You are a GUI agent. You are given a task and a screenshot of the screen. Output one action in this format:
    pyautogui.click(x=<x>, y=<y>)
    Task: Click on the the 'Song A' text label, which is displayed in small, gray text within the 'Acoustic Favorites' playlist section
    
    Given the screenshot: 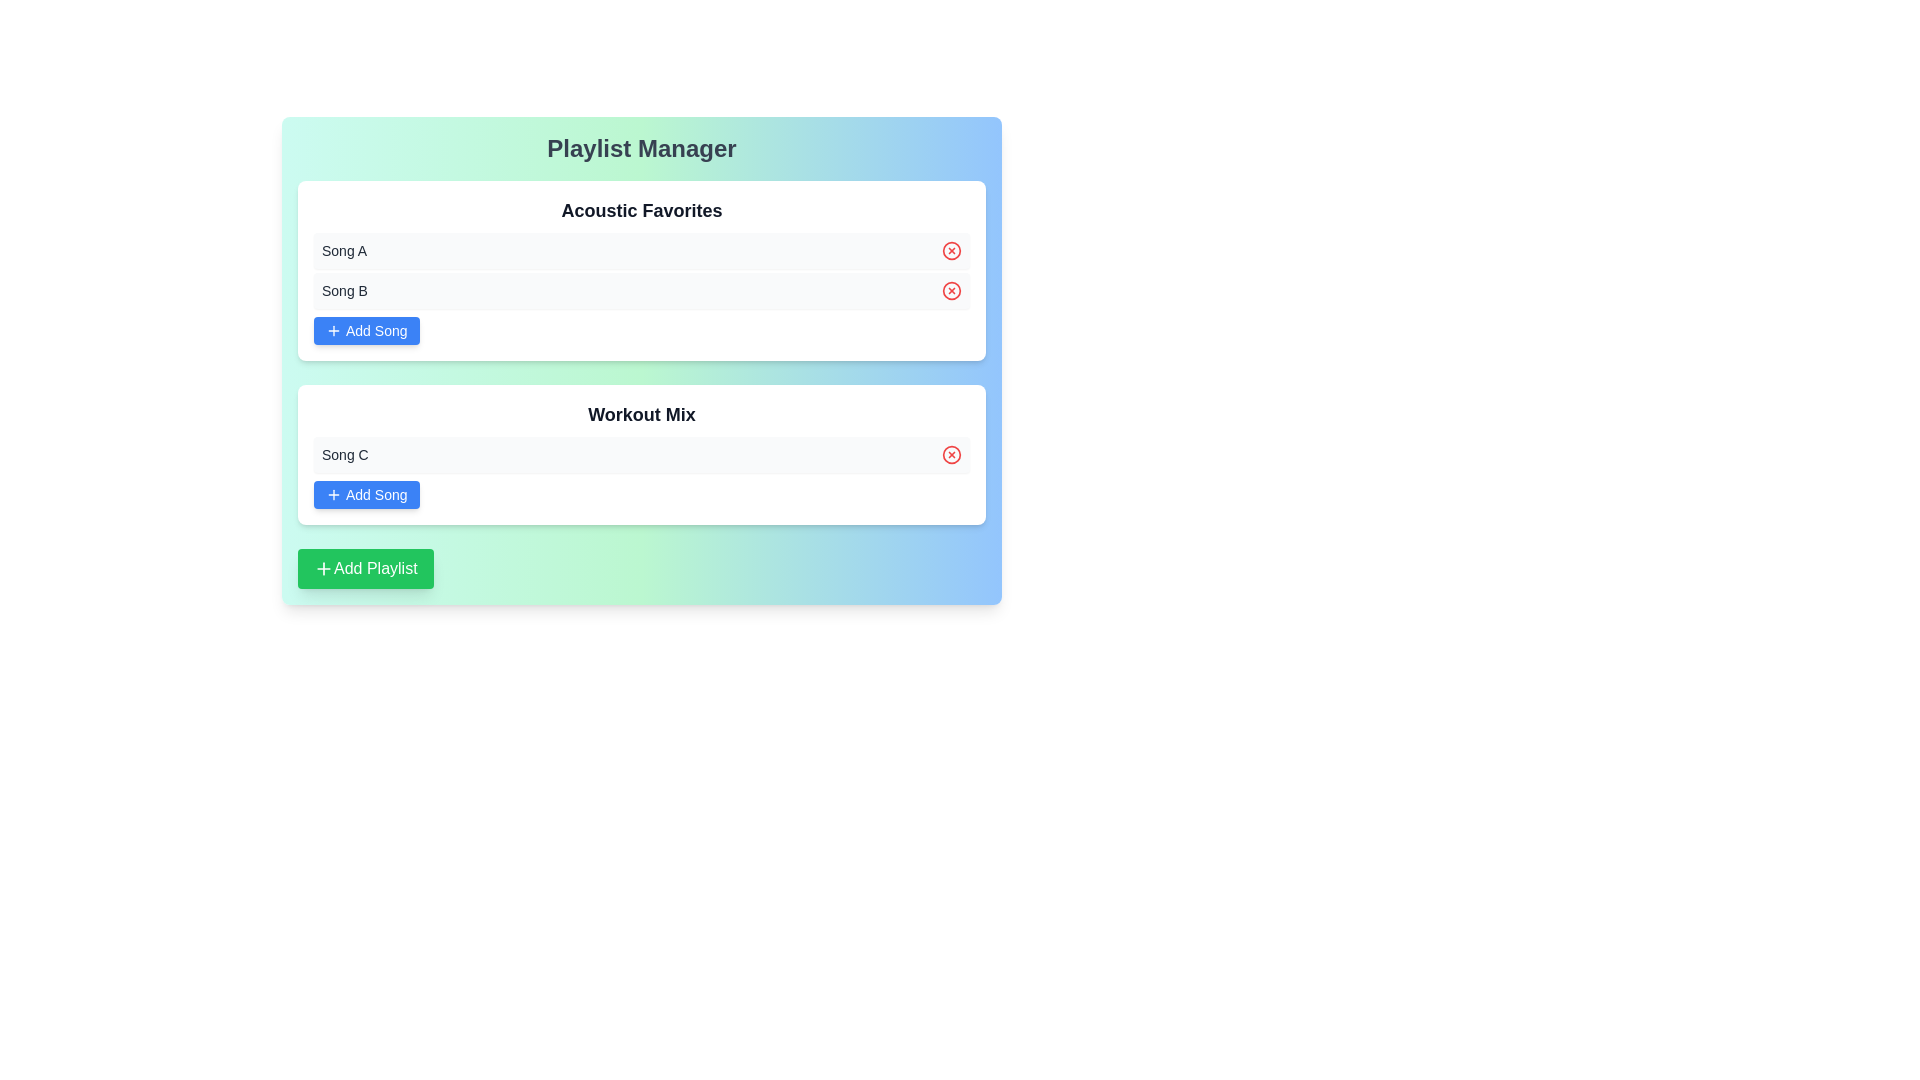 What is the action you would take?
    pyautogui.click(x=344, y=249)
    